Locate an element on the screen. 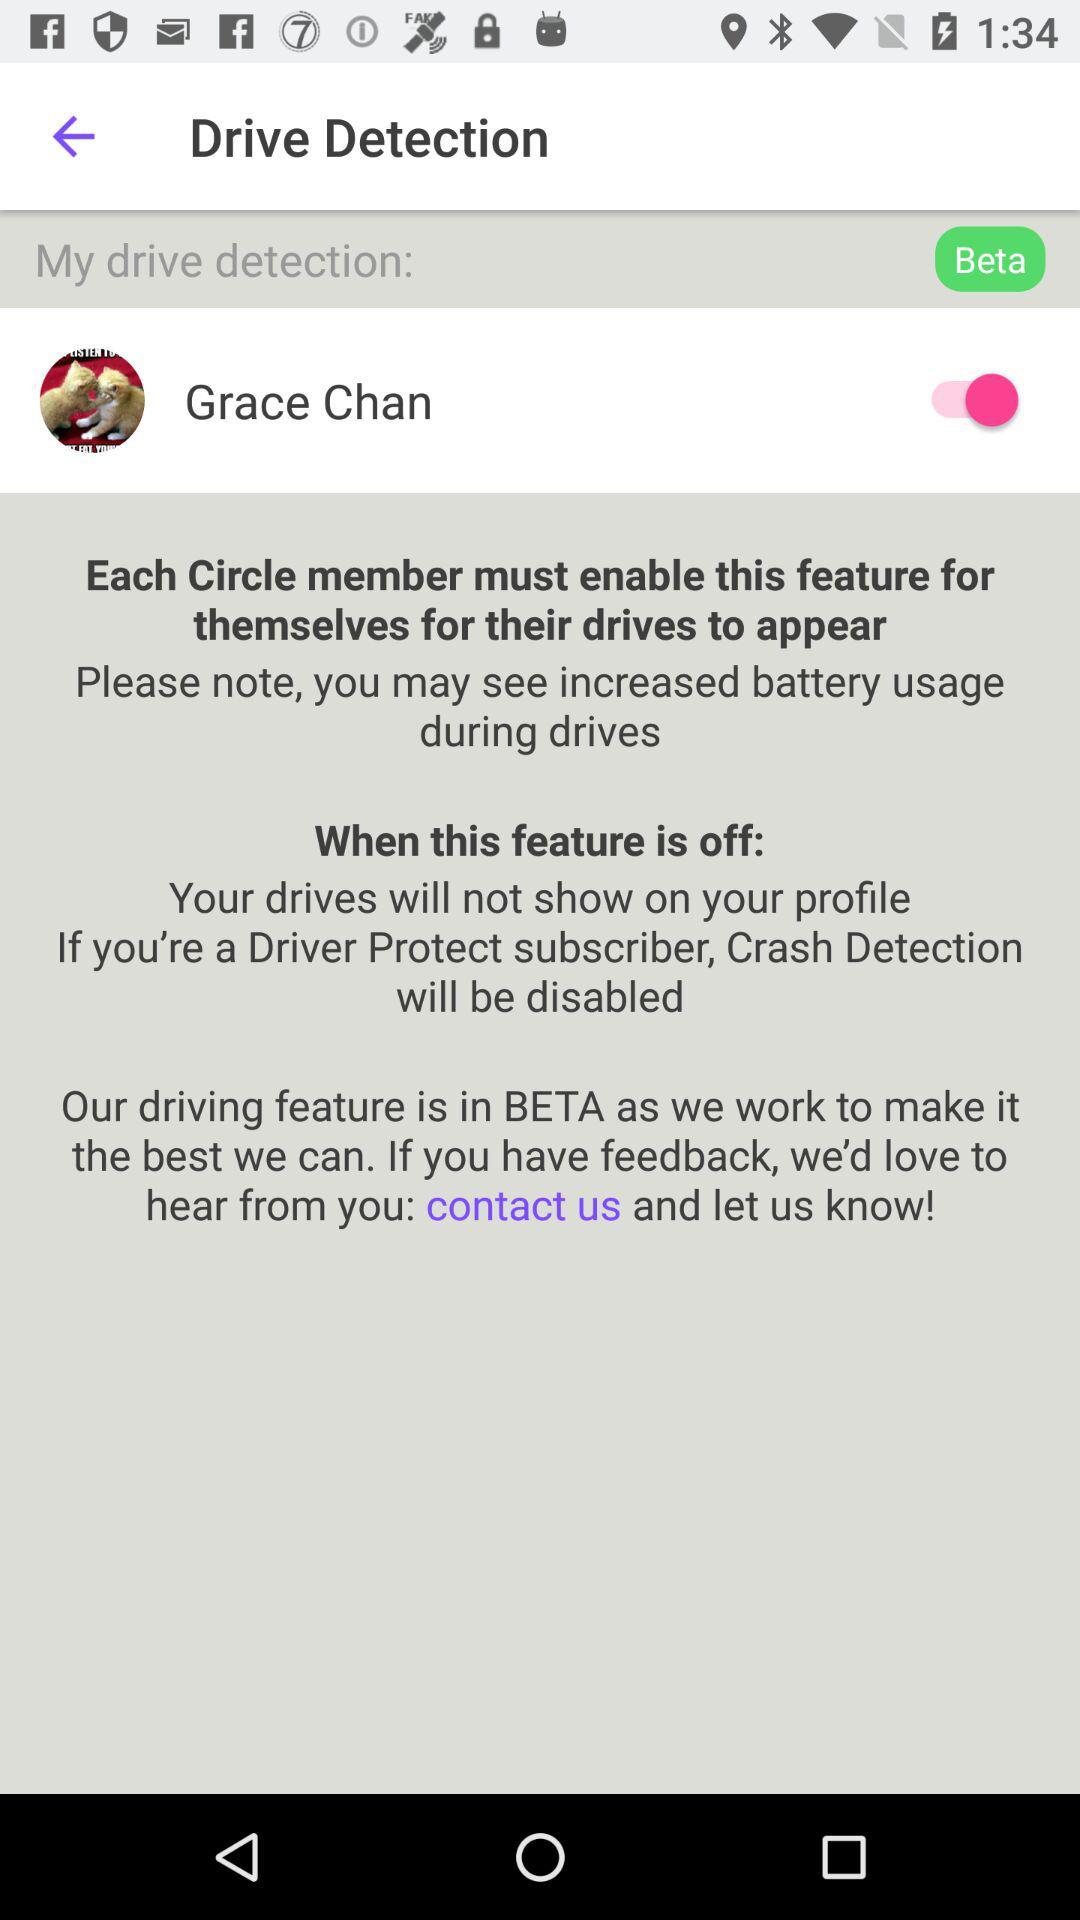 The width and height of the screenshot is (1080, 1920). driver is located at coordinates (964, 400).